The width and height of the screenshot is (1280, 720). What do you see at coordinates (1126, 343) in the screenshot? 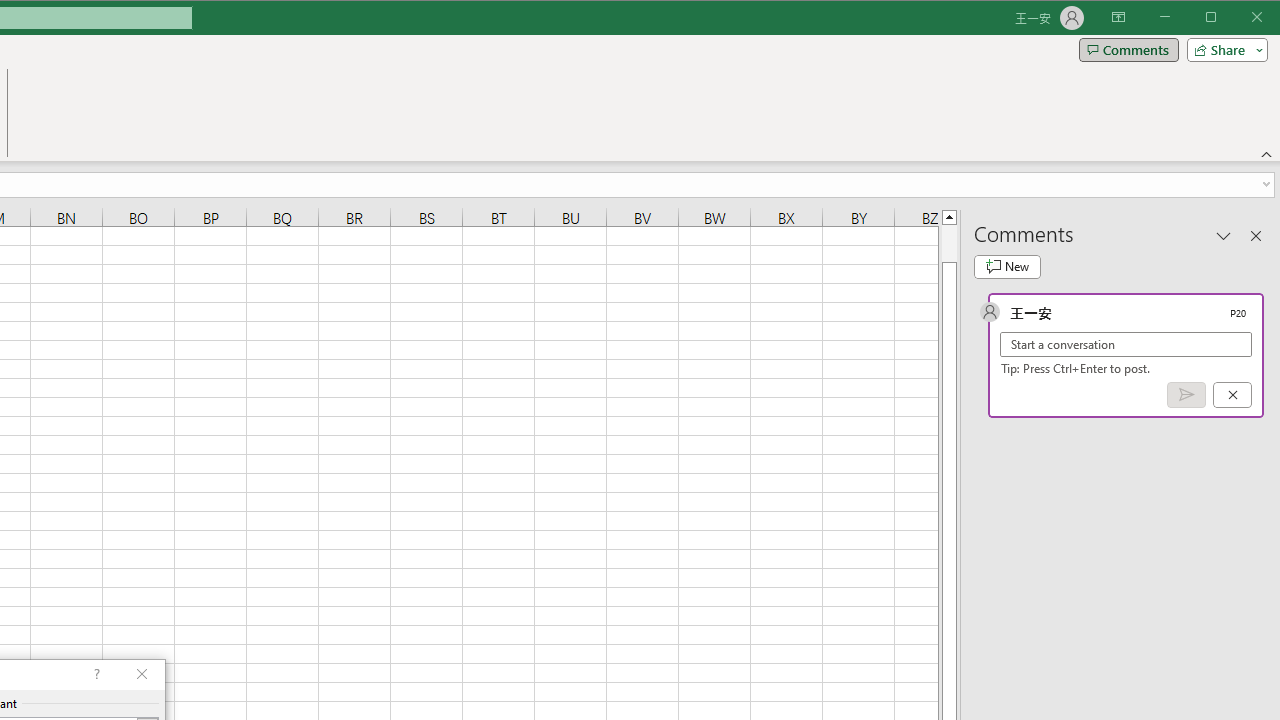
I see `'Start a conversation'` at bounding box center [1126, 343].